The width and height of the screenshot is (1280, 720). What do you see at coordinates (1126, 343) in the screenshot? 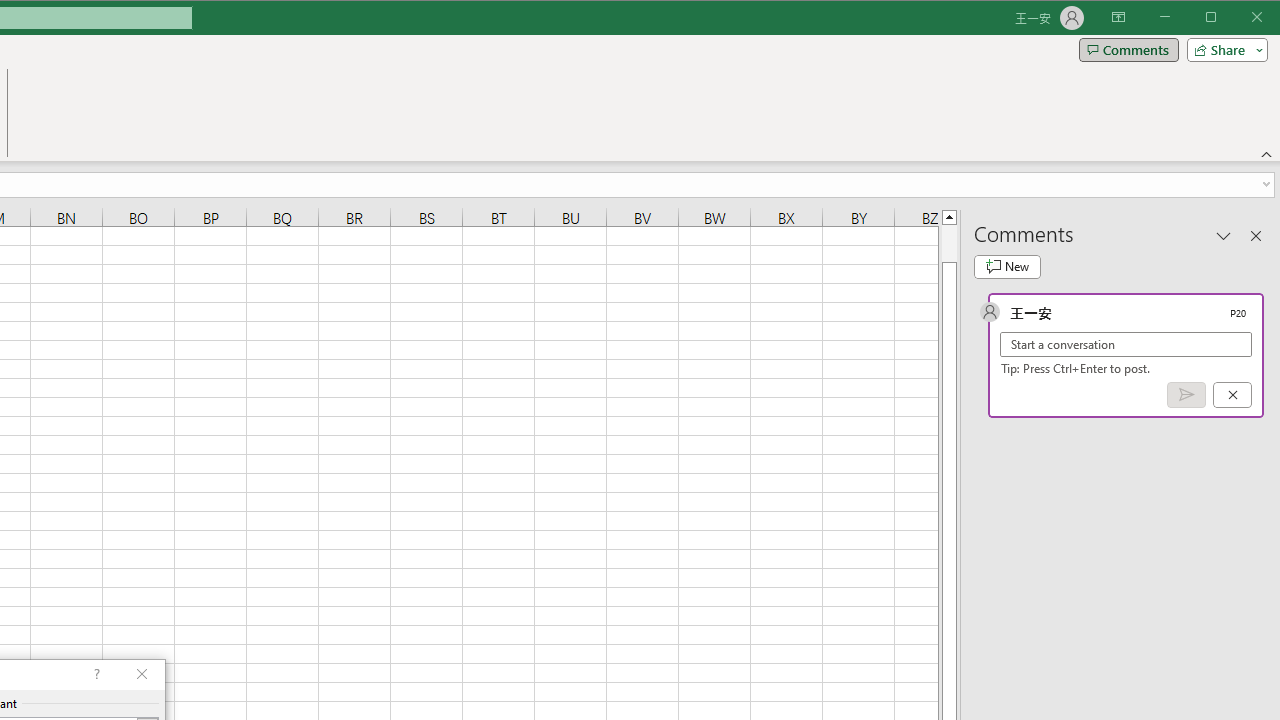
I see `'Start a conversation'` at bounding box center [1126, 343].